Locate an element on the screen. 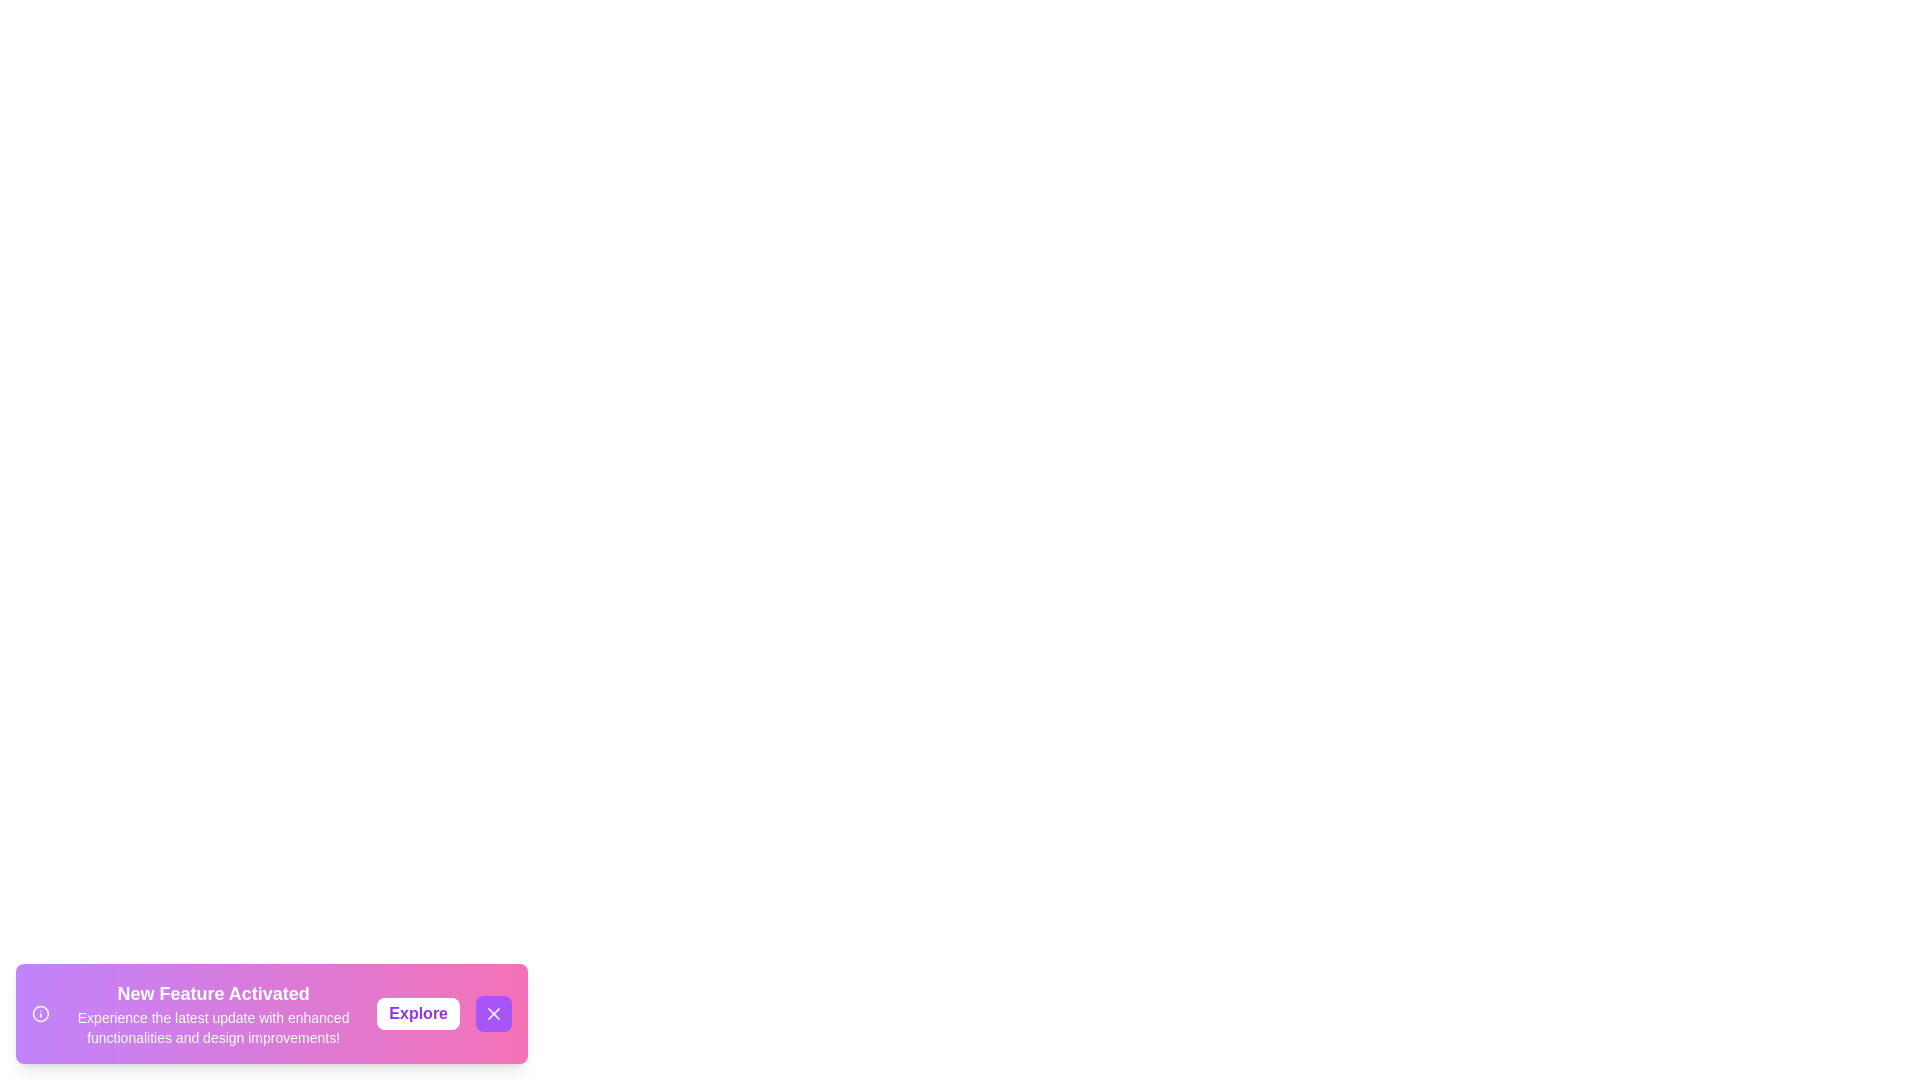 The image size is (1920, 1080). the close button (X icon) to dismiss the snackbar is located at coordinates (494, 1014).